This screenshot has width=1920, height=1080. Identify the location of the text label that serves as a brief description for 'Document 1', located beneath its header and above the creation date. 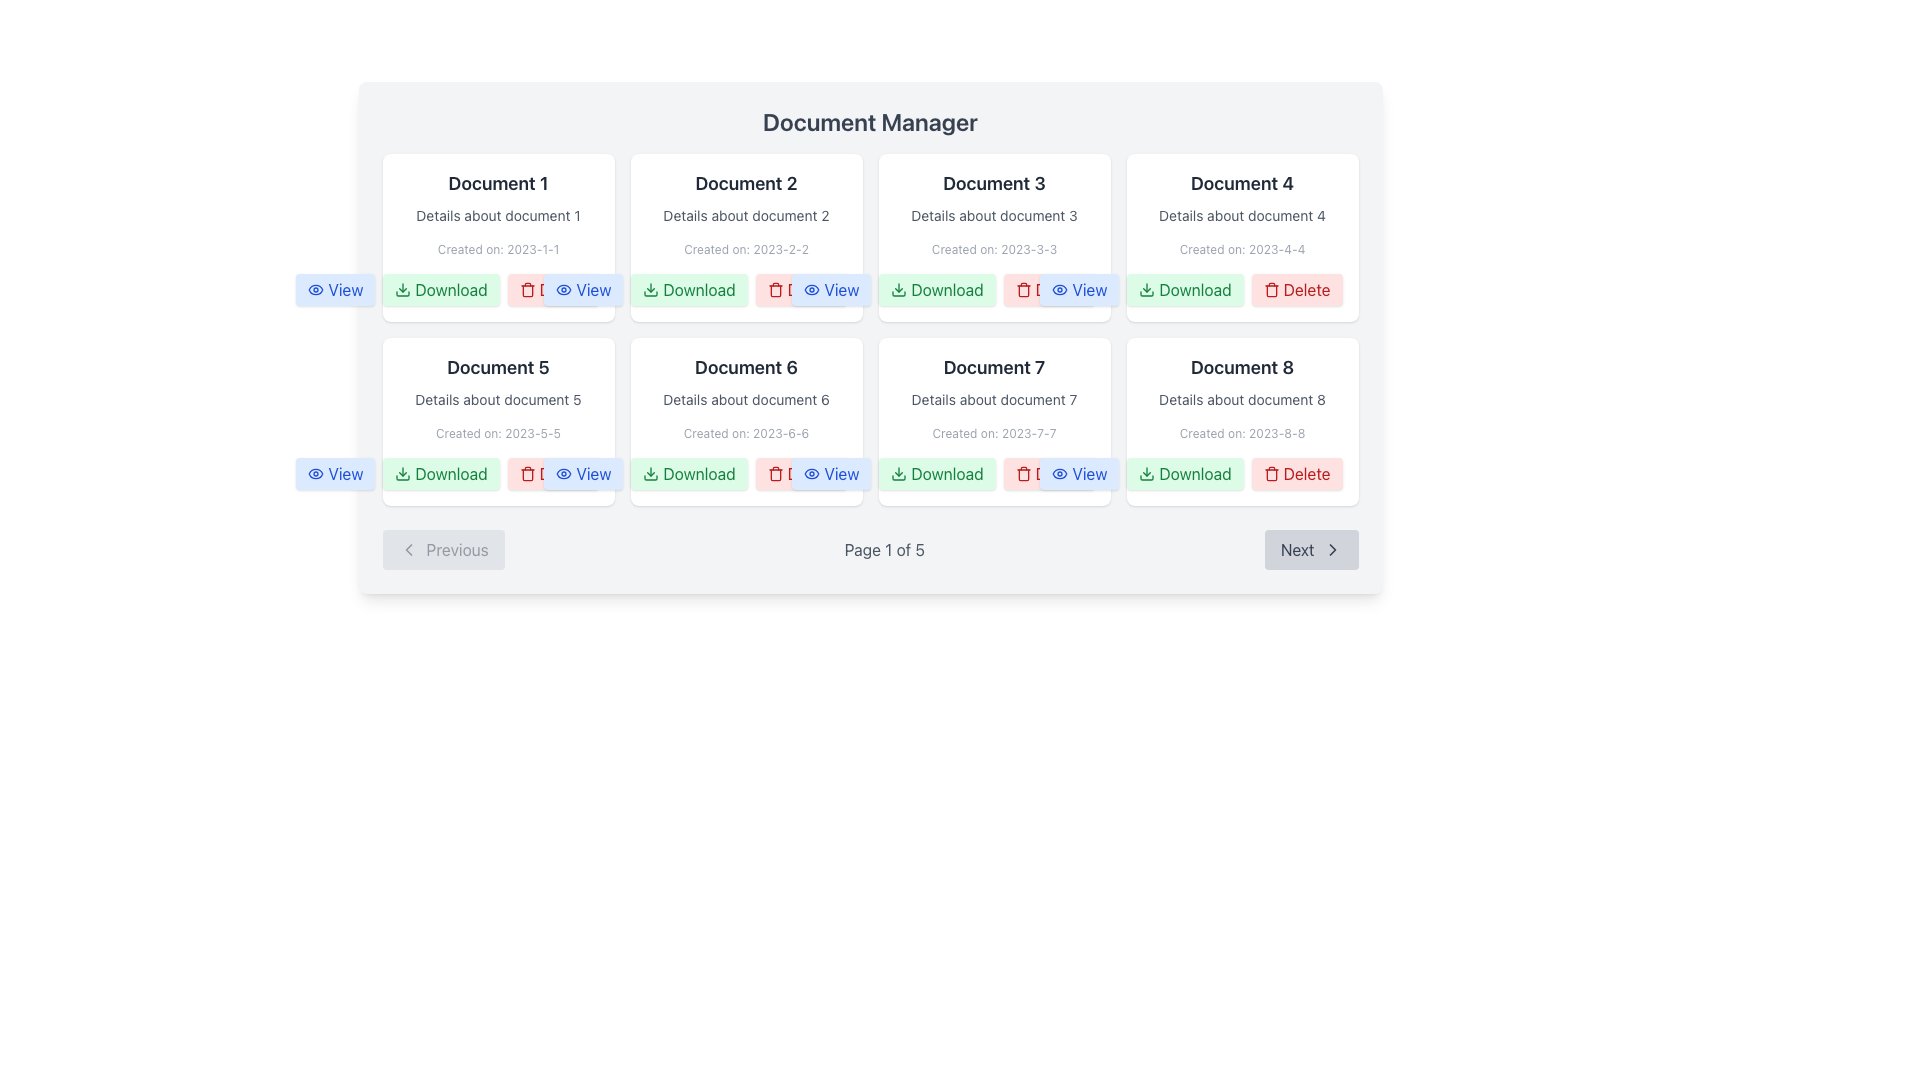
(498, 216).